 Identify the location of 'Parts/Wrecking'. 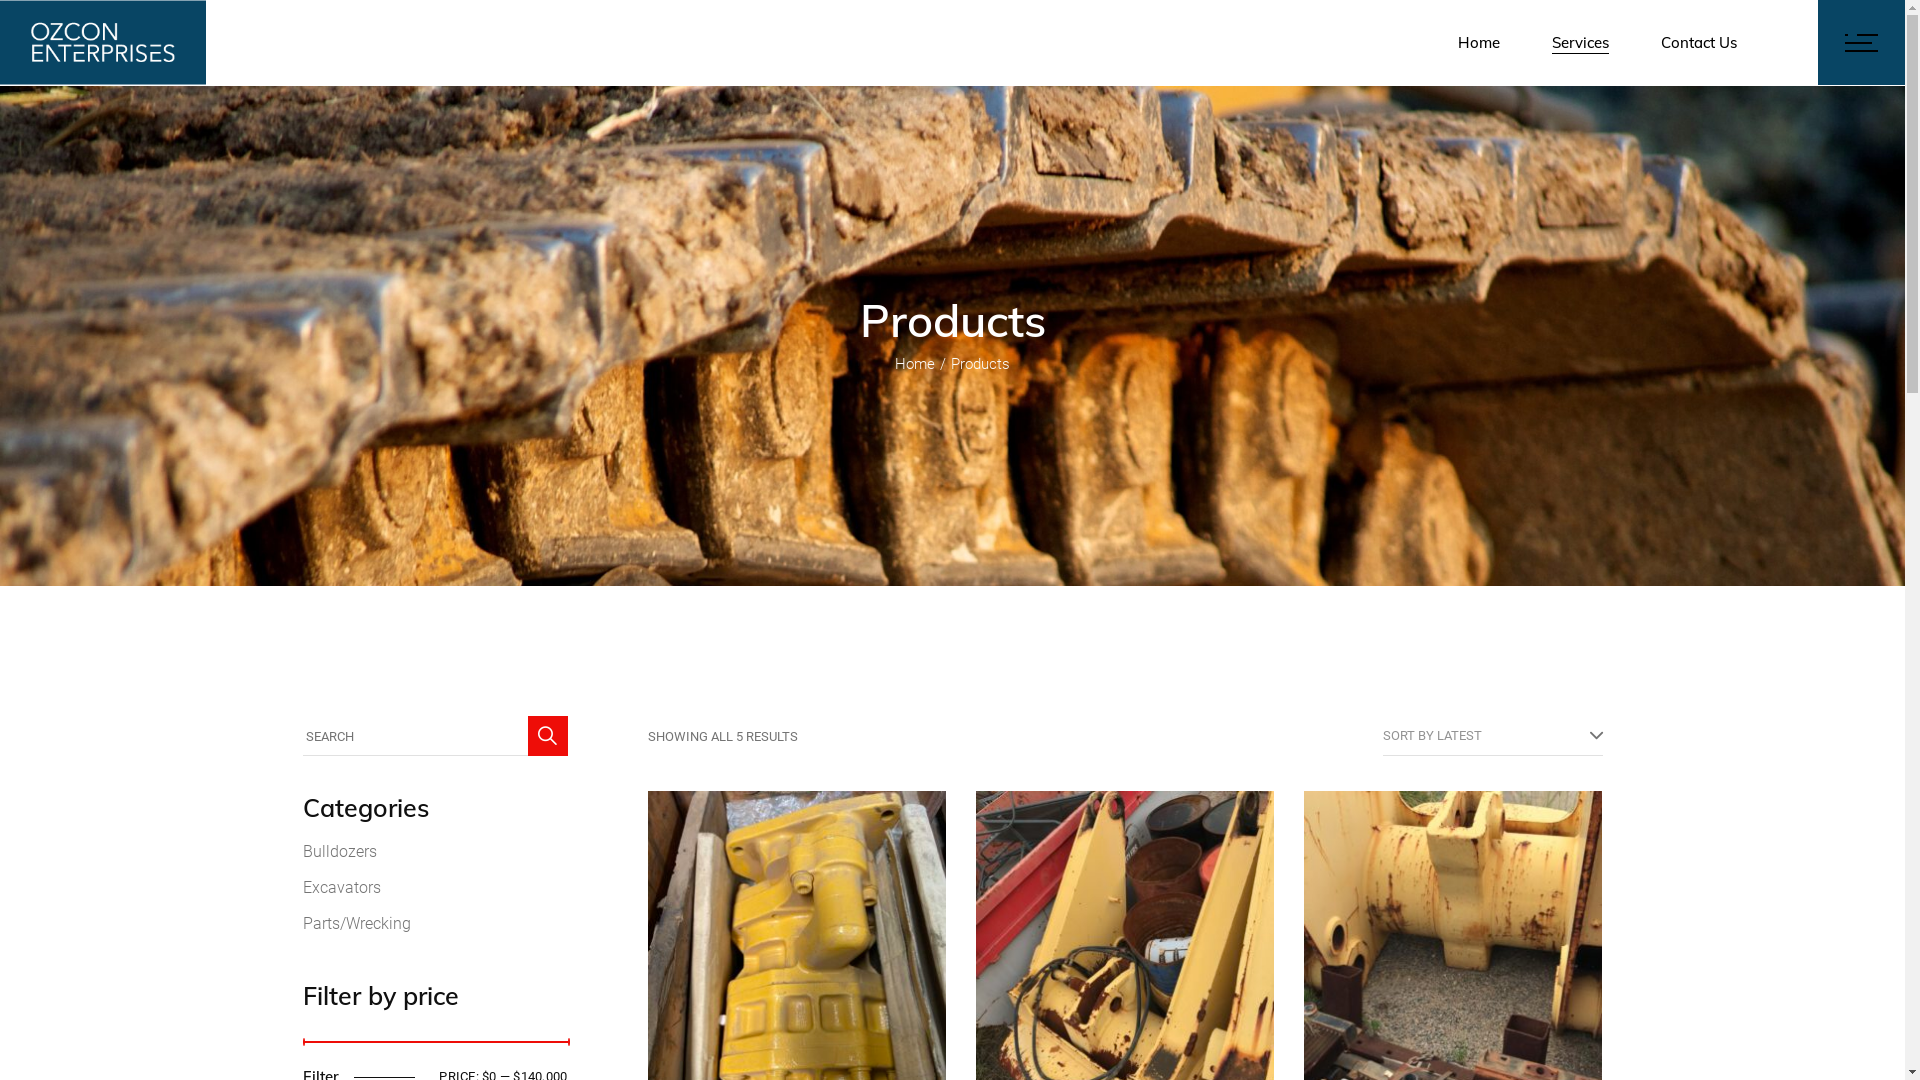
(355, 923).